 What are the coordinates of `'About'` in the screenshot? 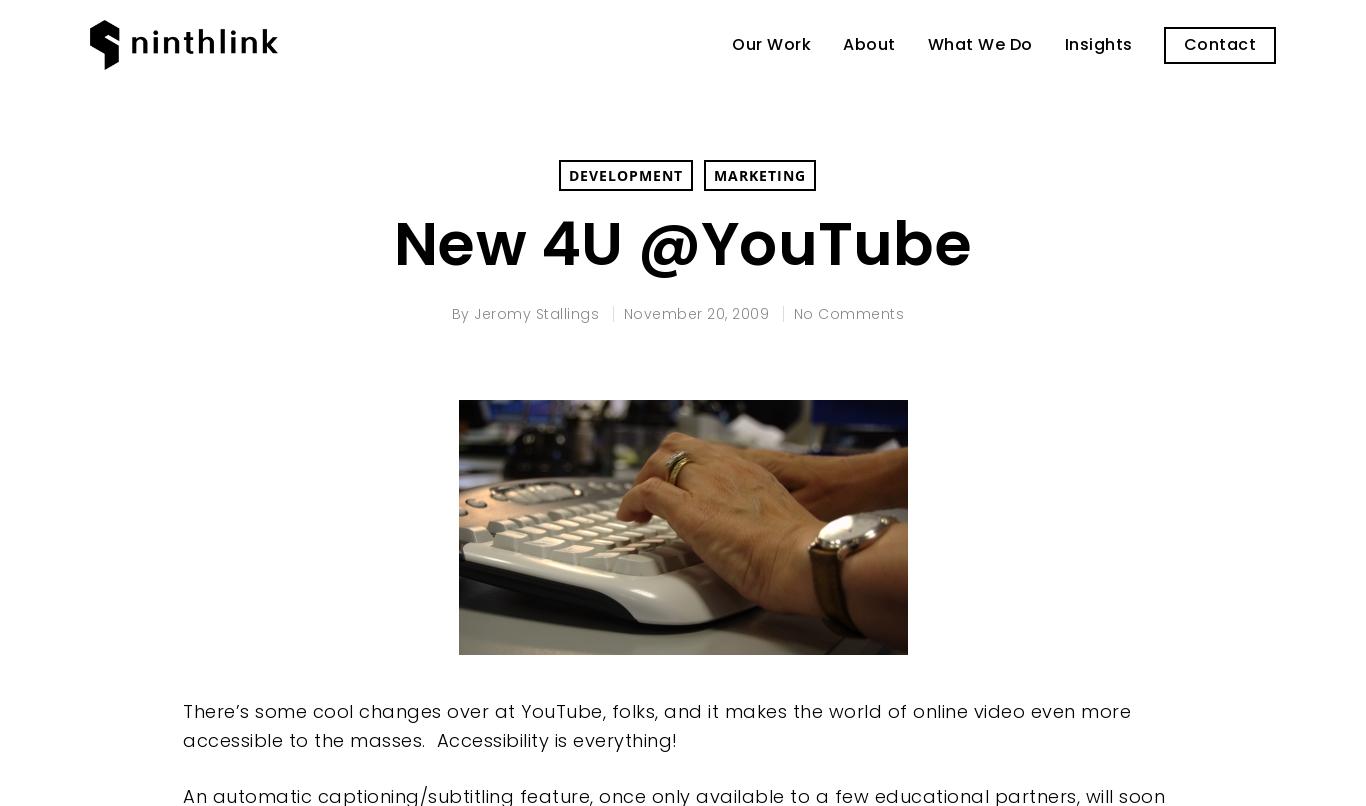 It's located at (868, 43).